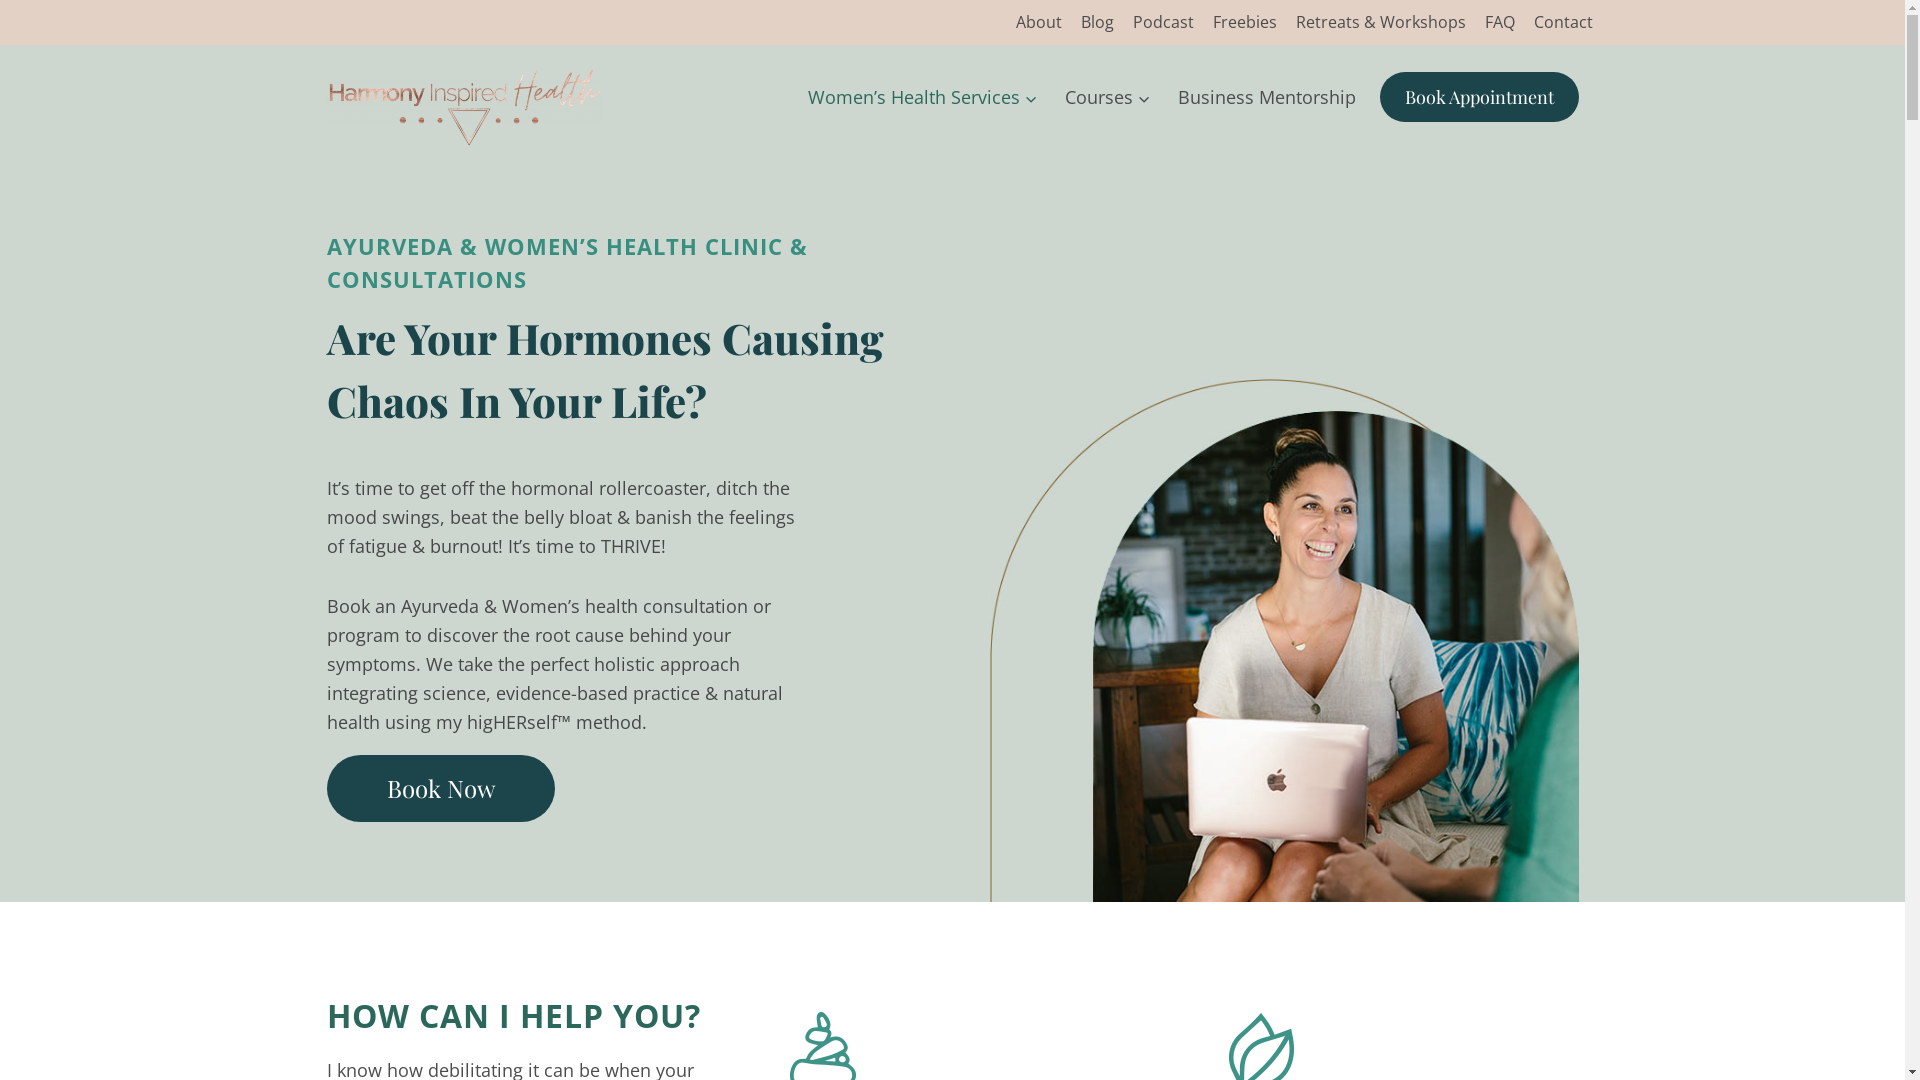 This screenshot has height=1080, width=1920. I want to click on 'FAQ', so click(1474, 22).